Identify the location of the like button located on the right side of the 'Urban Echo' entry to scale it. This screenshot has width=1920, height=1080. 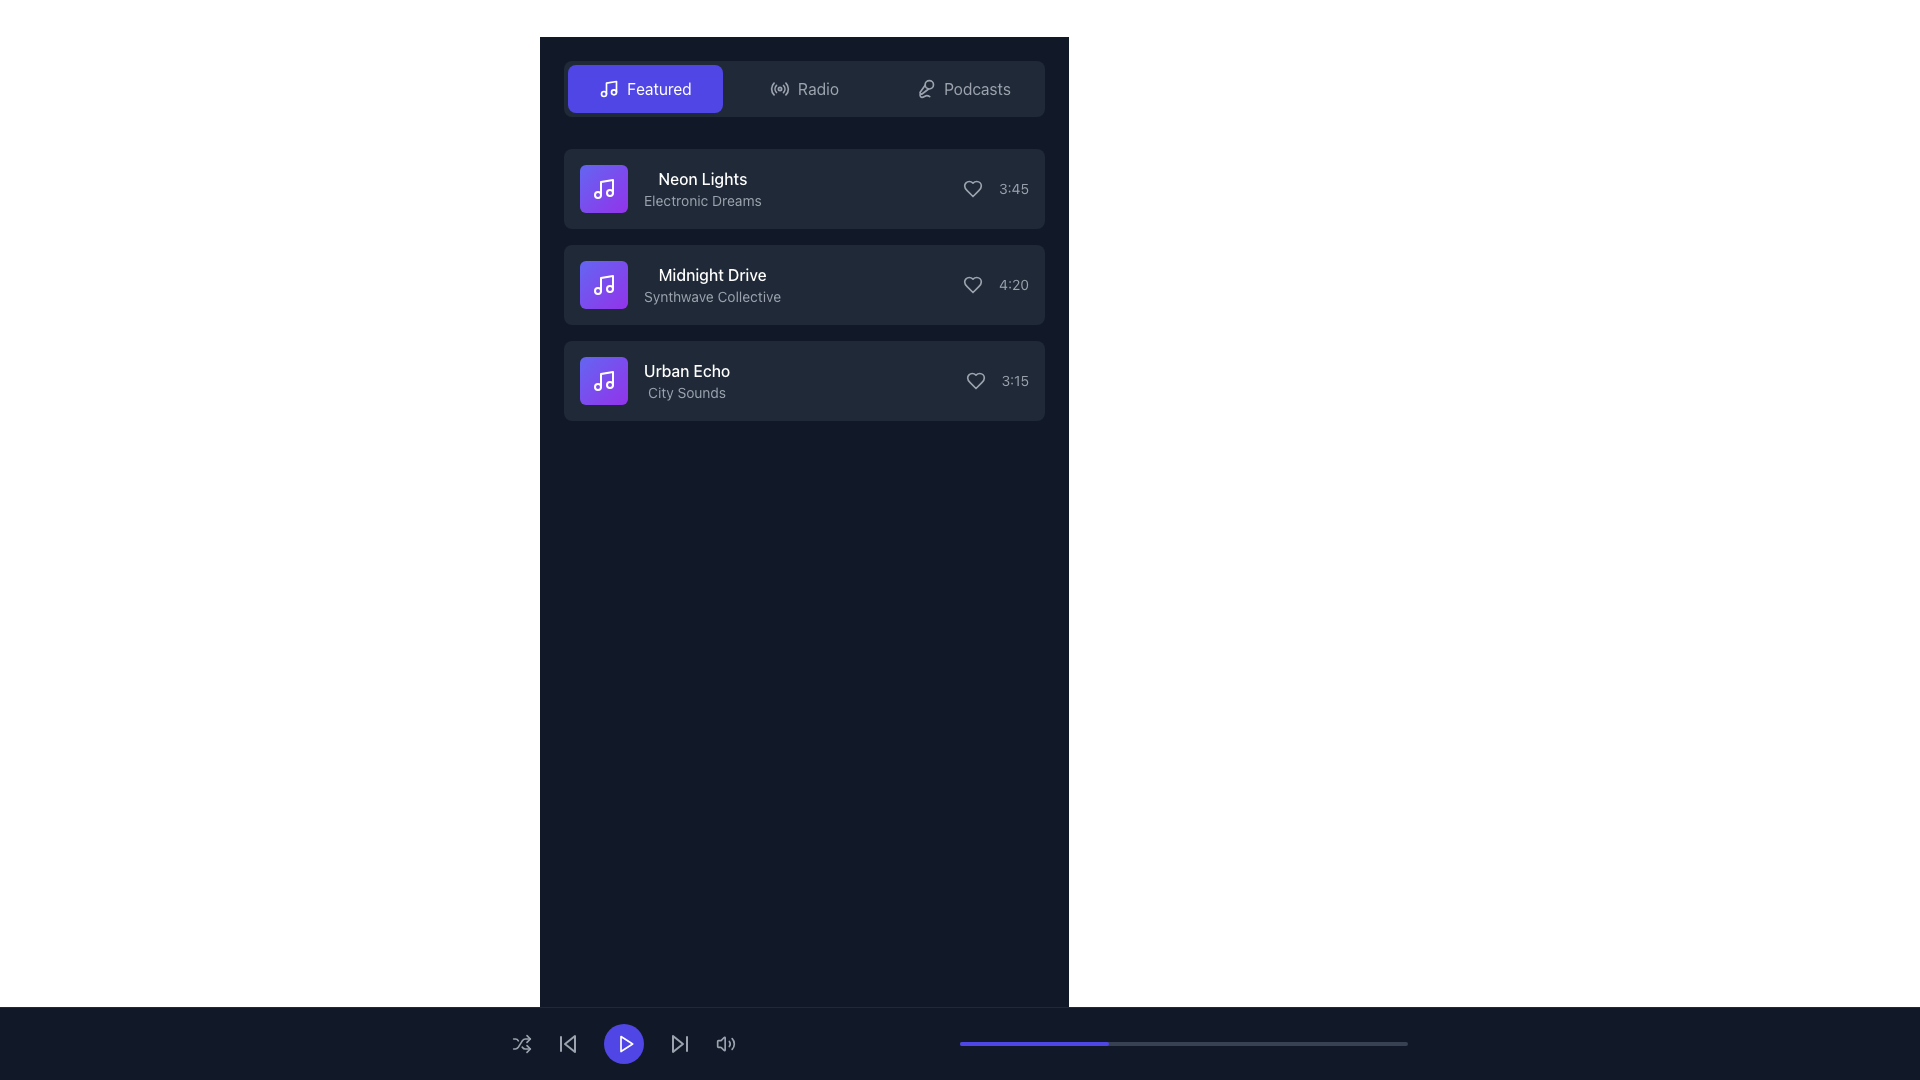
(975, 381).